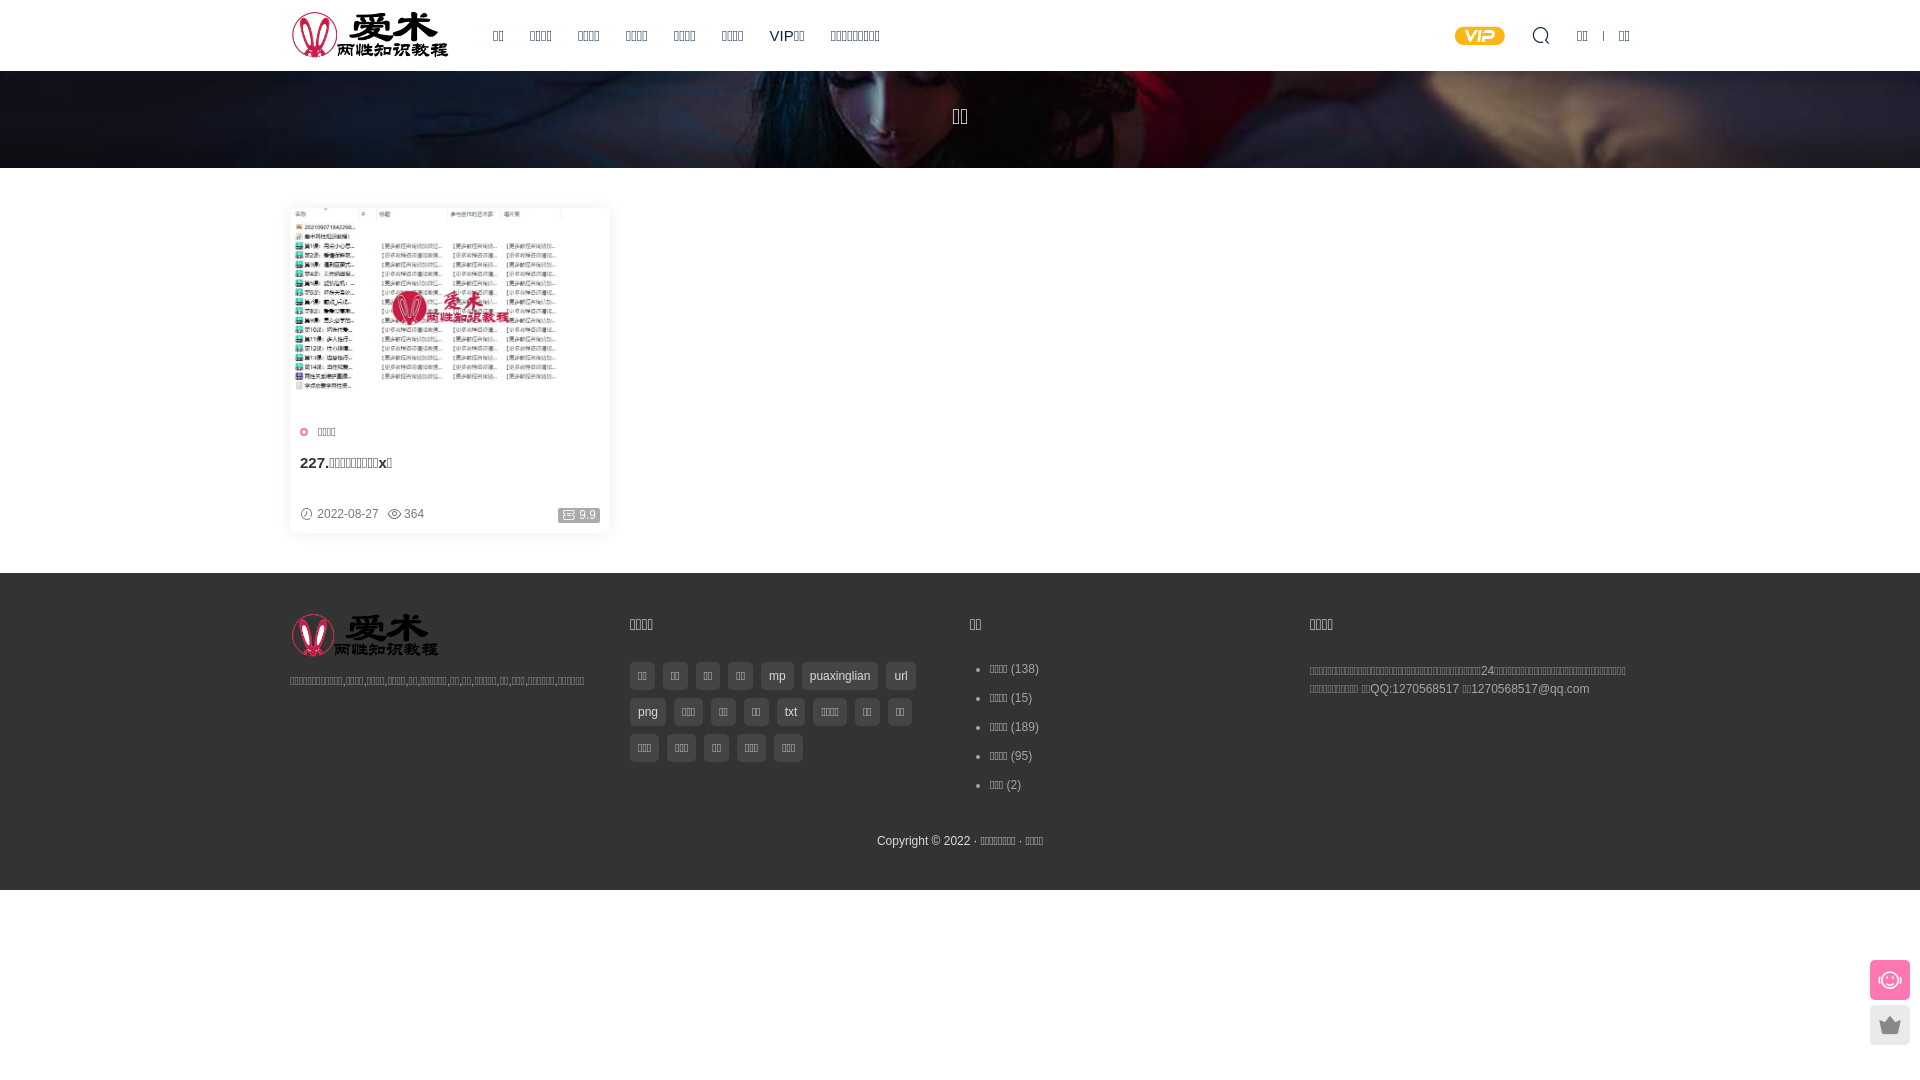 The image size is (1920, 1080). Describe the element at coordinates (790, 711) in the screenshot. I see `'txt'` at that location.